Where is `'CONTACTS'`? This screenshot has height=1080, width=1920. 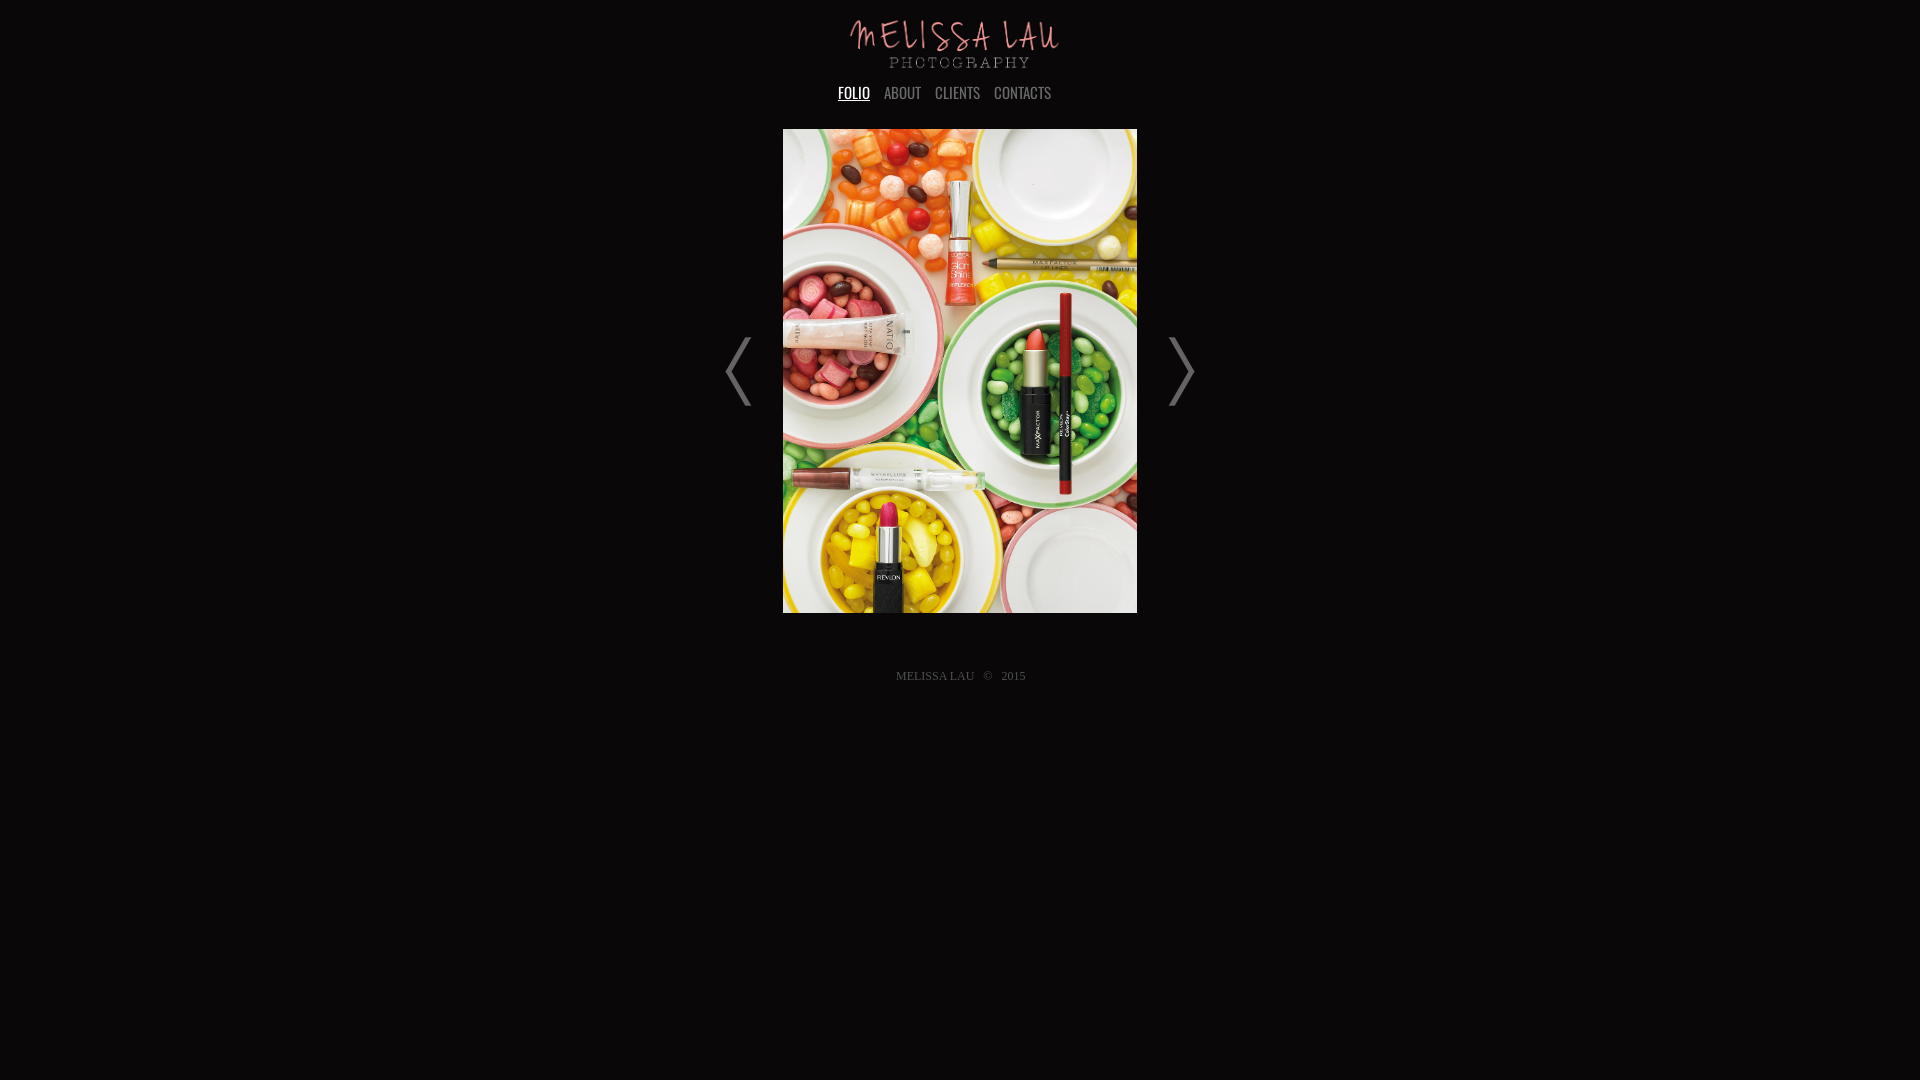 'CONTACTS' is located at coordinates (1022, 92).